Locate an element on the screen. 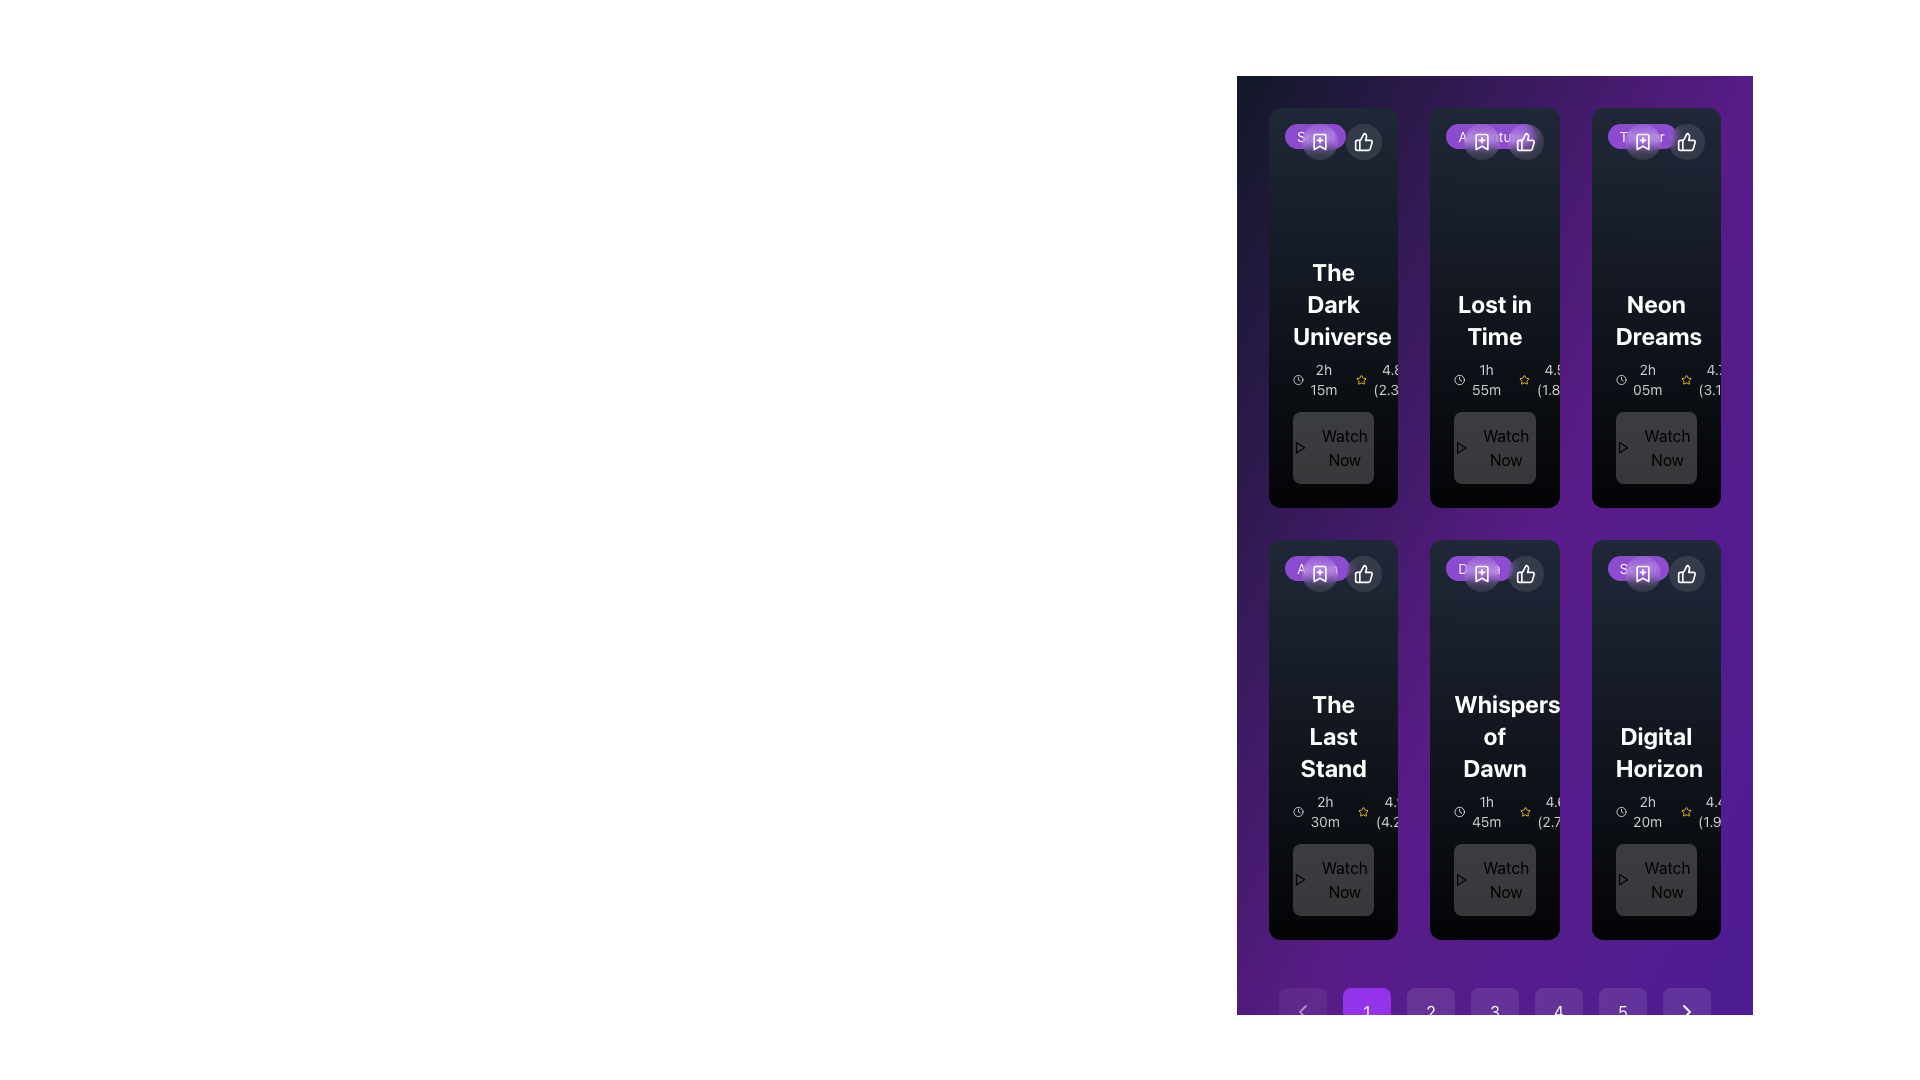  the content card for the movie 'Lost in Time' to activate its hover effects, situated in the middle column of the first row of the grid layout is located at coordinates (1494, 308).